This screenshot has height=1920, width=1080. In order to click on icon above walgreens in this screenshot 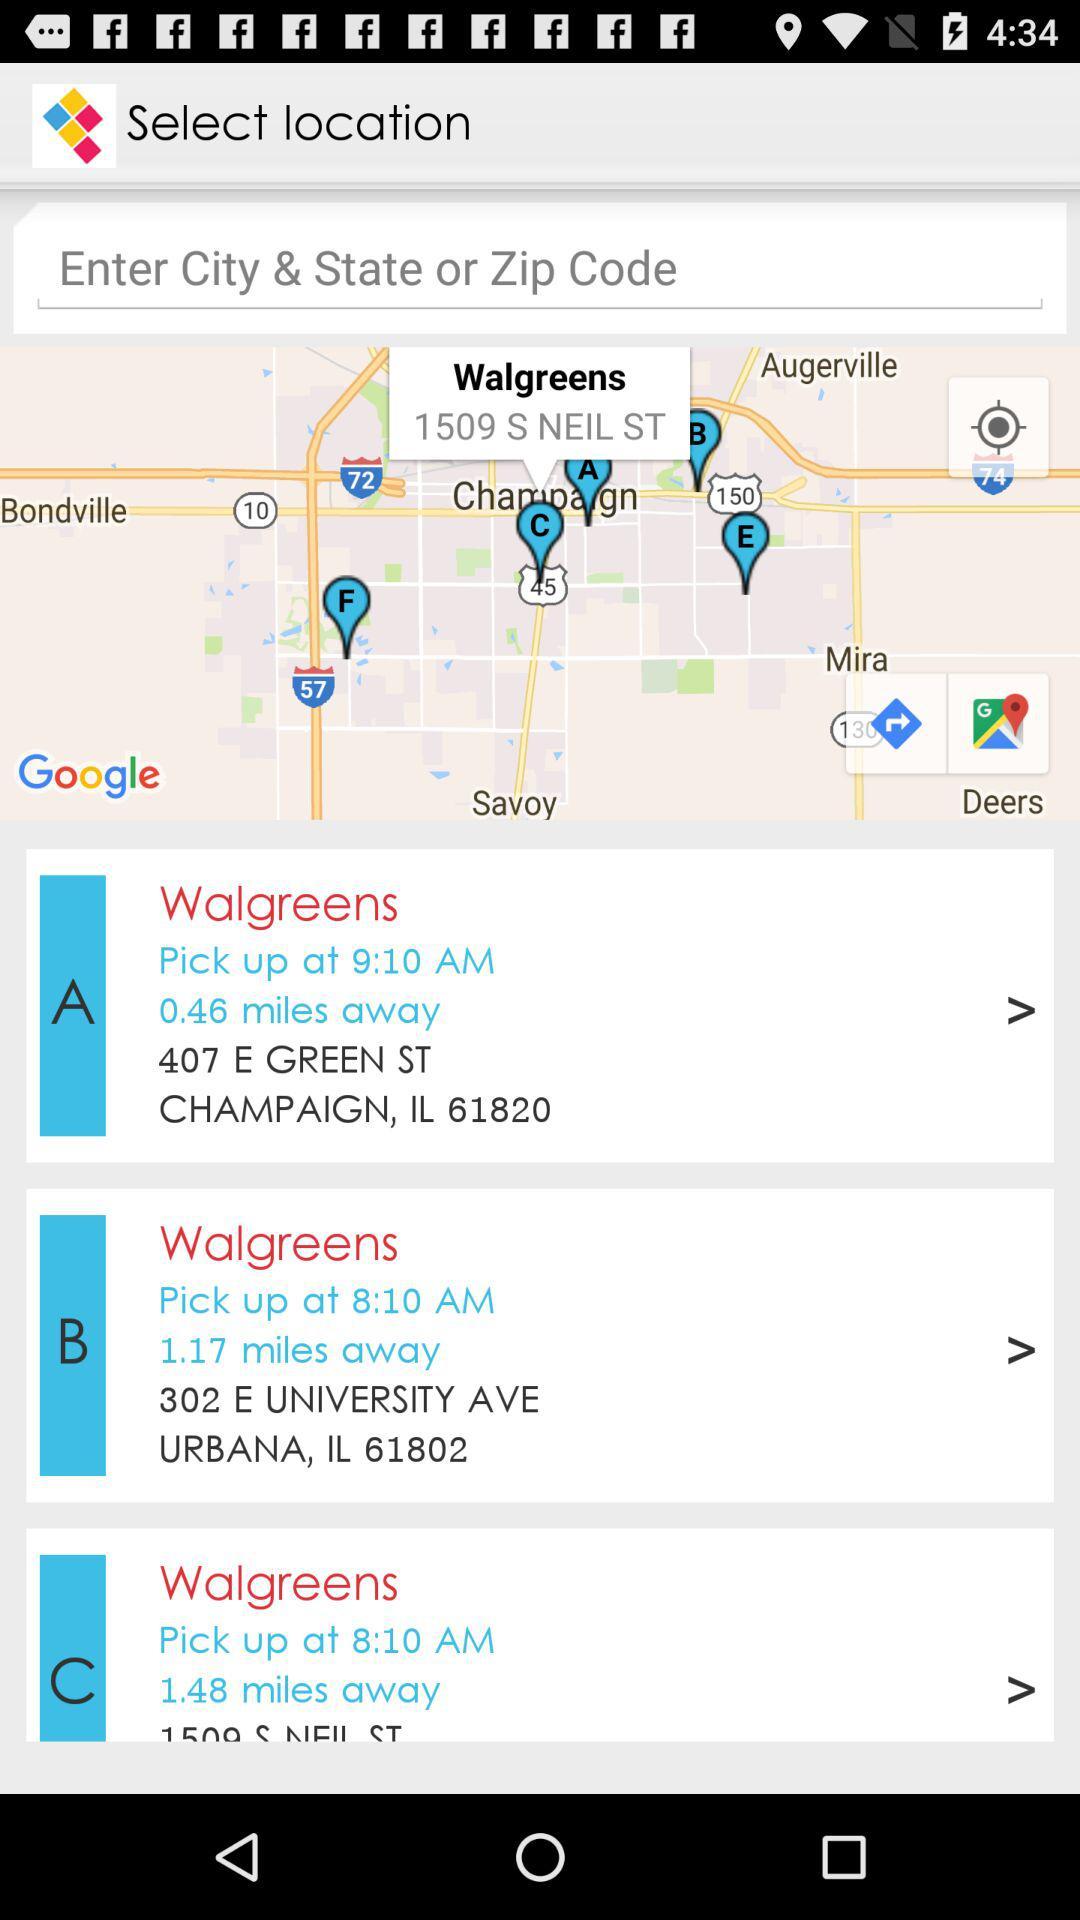, I will do `click(540, 1489)`.